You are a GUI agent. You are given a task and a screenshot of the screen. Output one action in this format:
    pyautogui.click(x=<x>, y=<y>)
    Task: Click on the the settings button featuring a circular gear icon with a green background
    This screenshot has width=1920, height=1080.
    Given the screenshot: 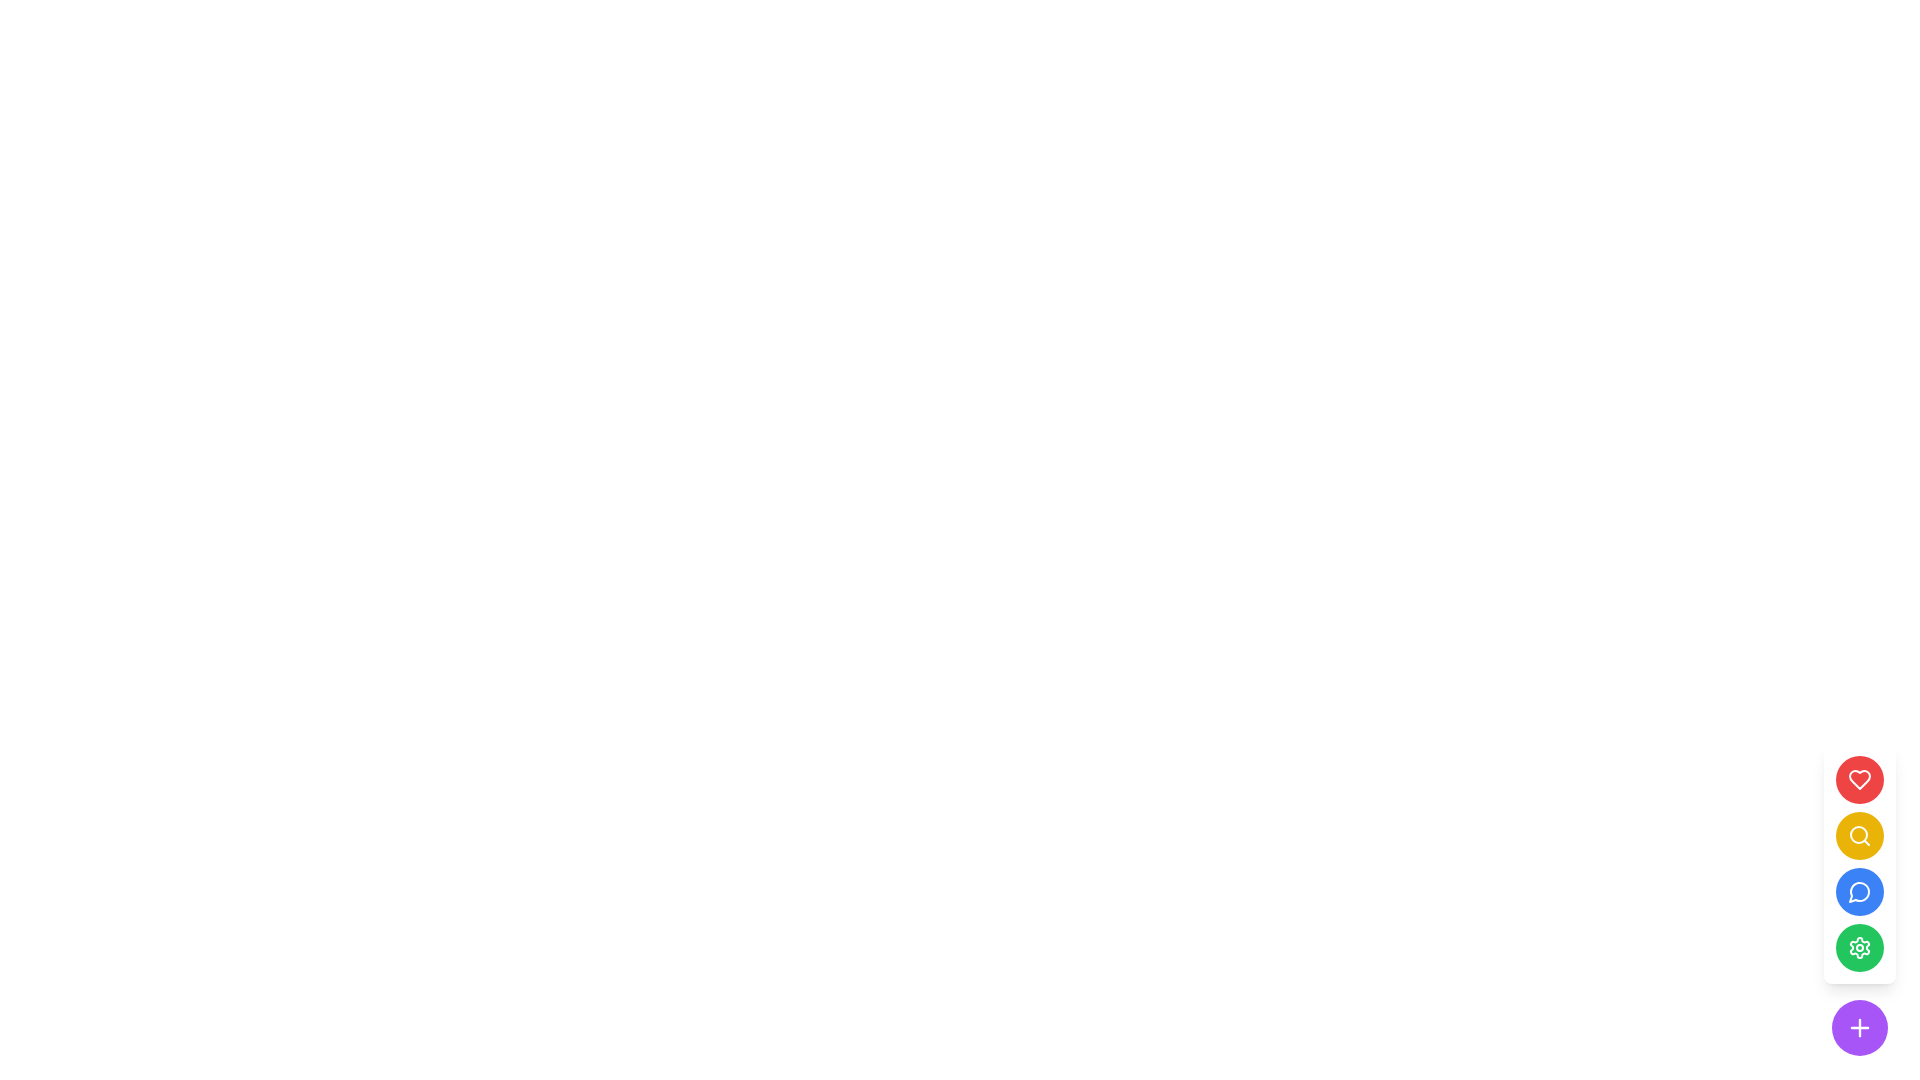 What is the action you would take?
    pyautogui.click(x=1859, y=947)
    